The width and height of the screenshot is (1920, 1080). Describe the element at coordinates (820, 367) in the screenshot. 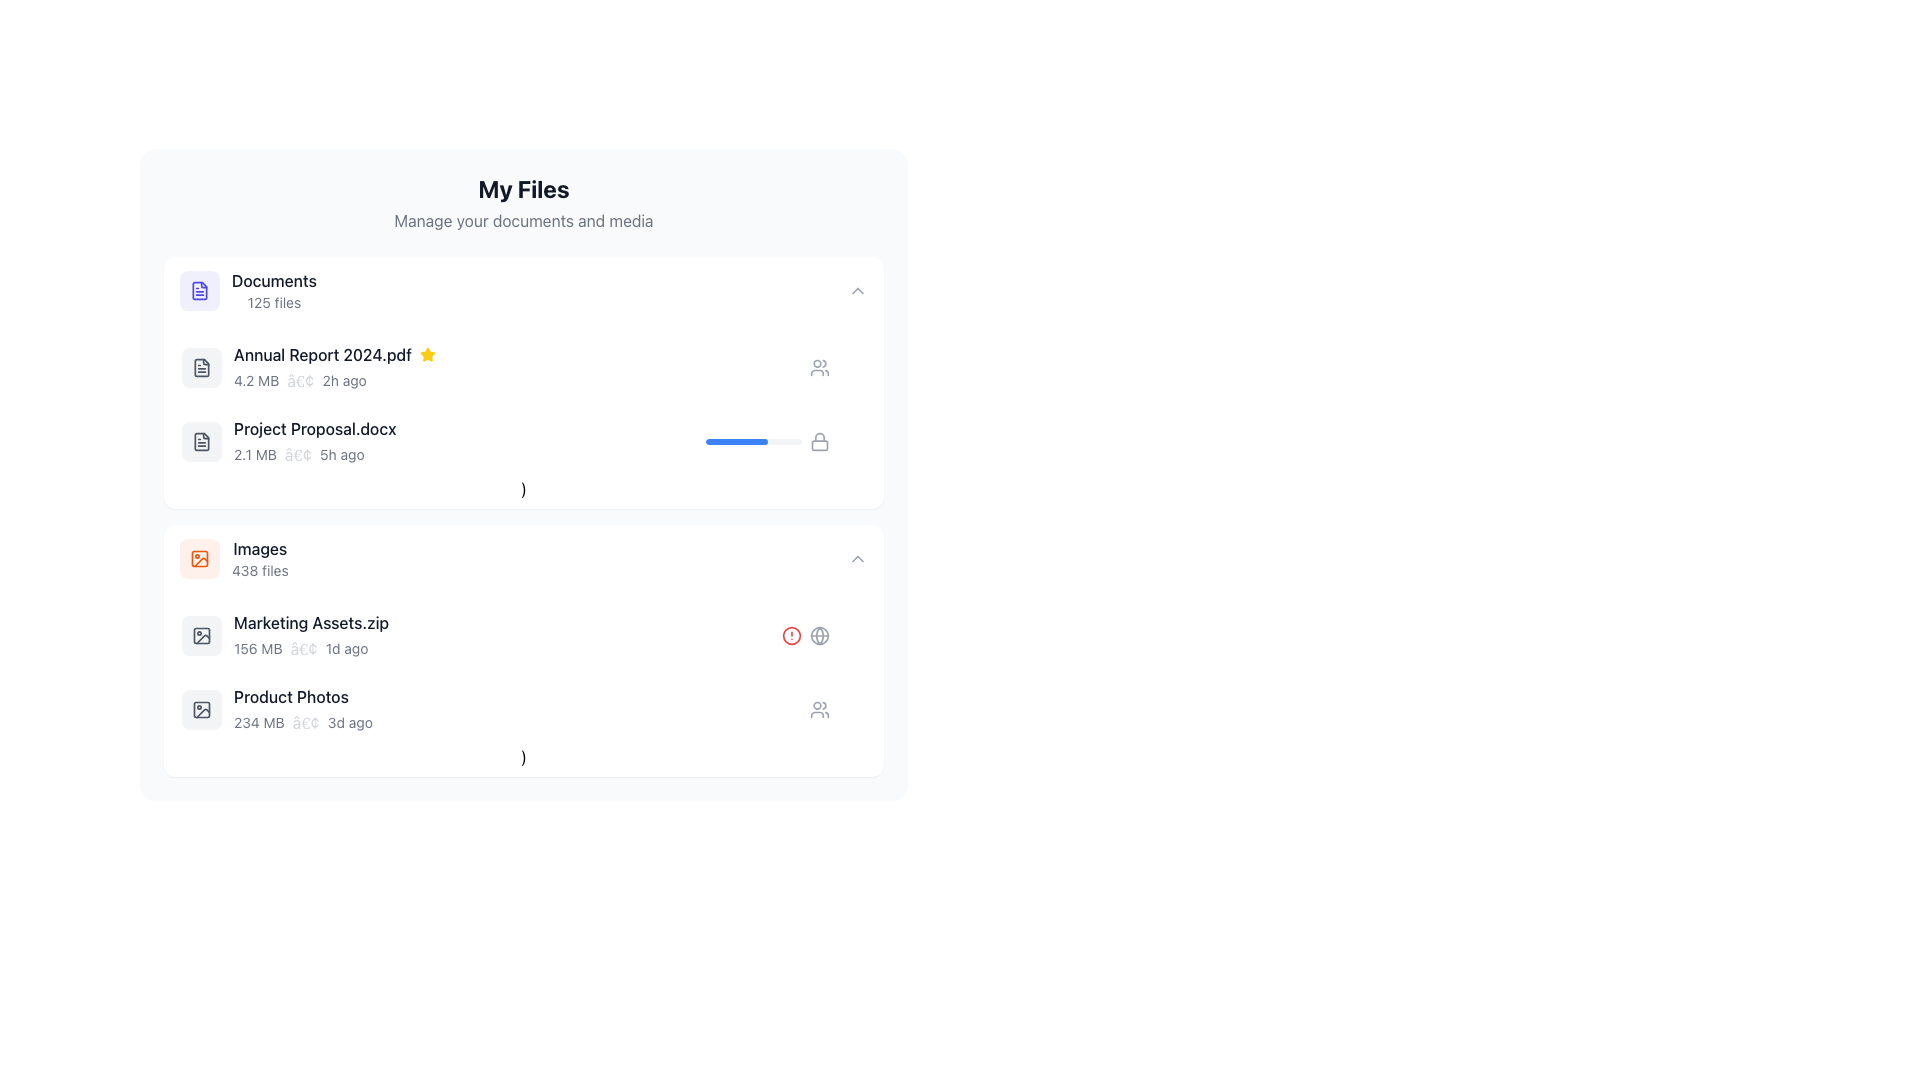

I see `the small gray SVG icon representing a group of users, located to the right of the 'Marketing Assets.zip' item in the file list` at that location.